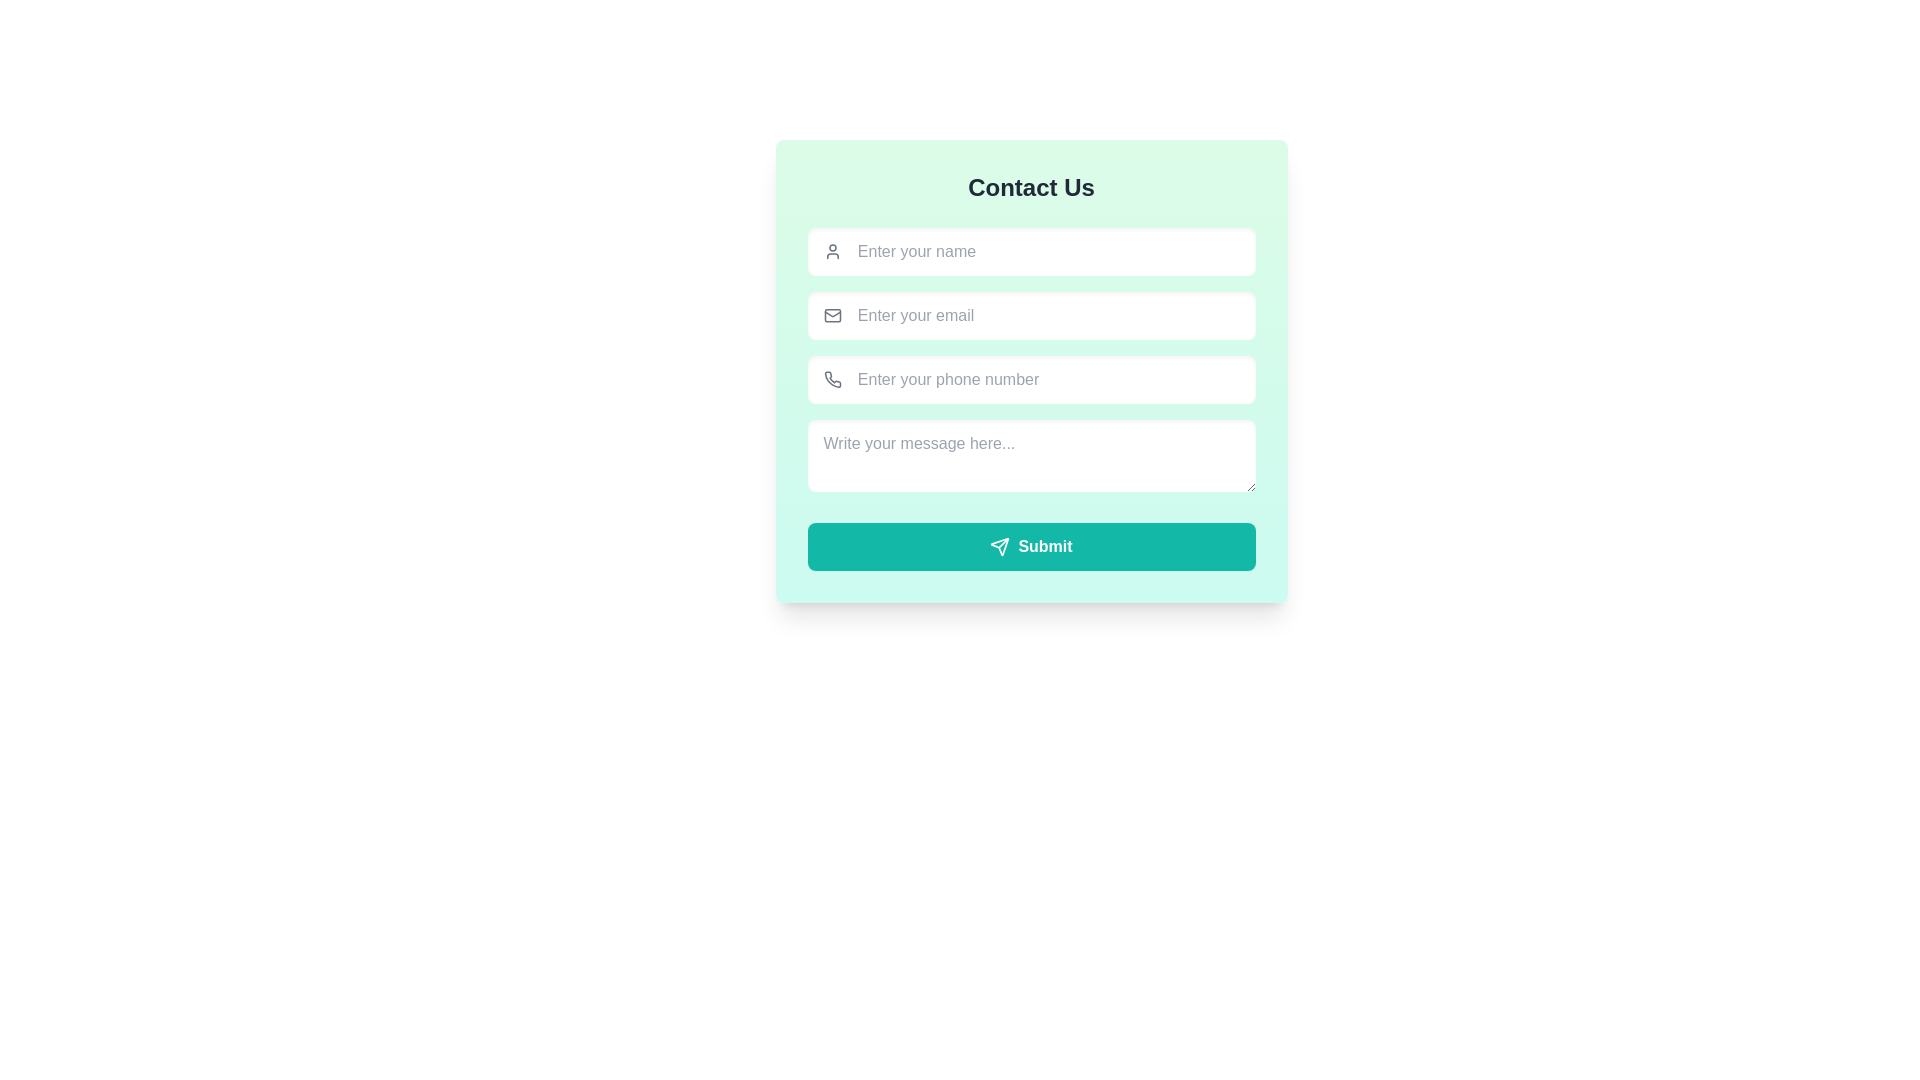 The width and height of the screenshot is (1920, 1080). What do you see at coordinates (1031, 547) in the screenshot?
I see `the teal rectangular button labeled 'Submit' with a white paper plane icon to trigger a visual change` at bounding box center [1031, 547].